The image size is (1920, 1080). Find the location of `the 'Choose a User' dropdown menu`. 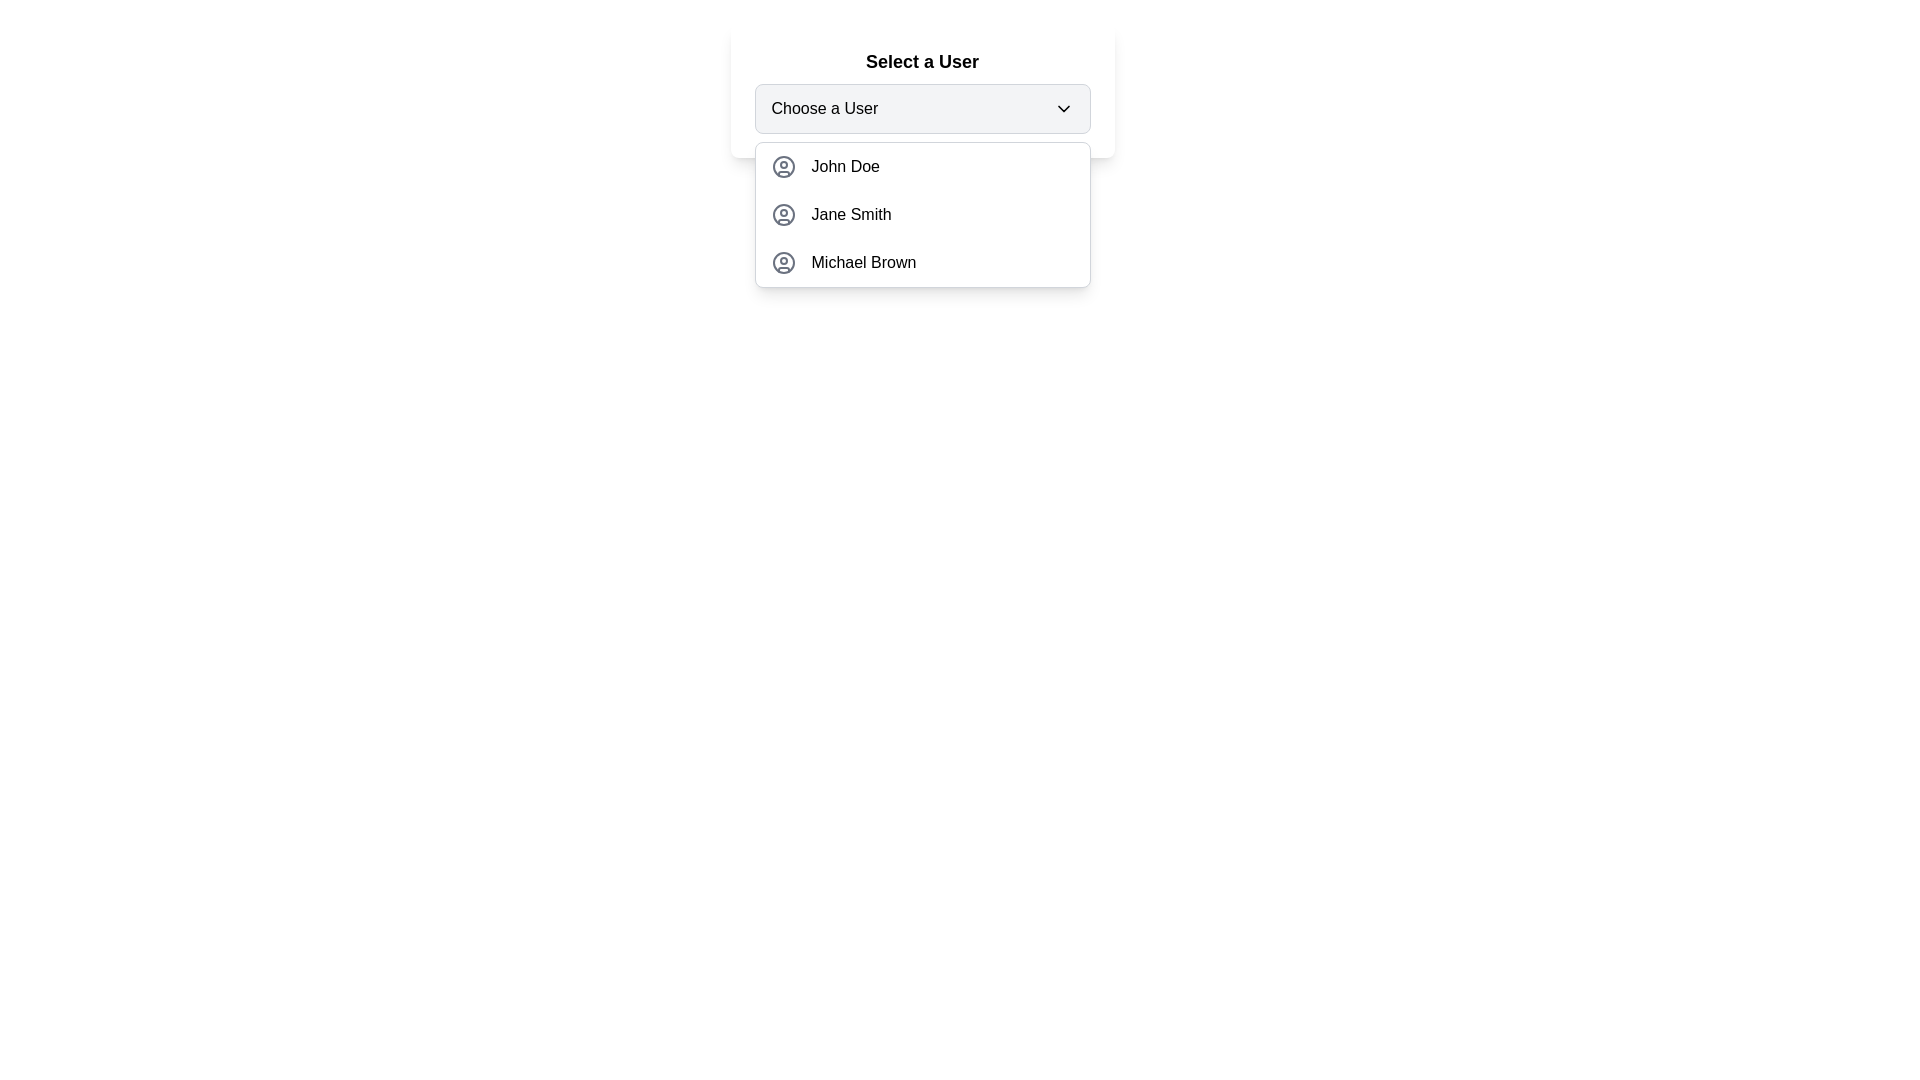

the 'Choose a User' dropdown menu is located at coordinates (921, 108).